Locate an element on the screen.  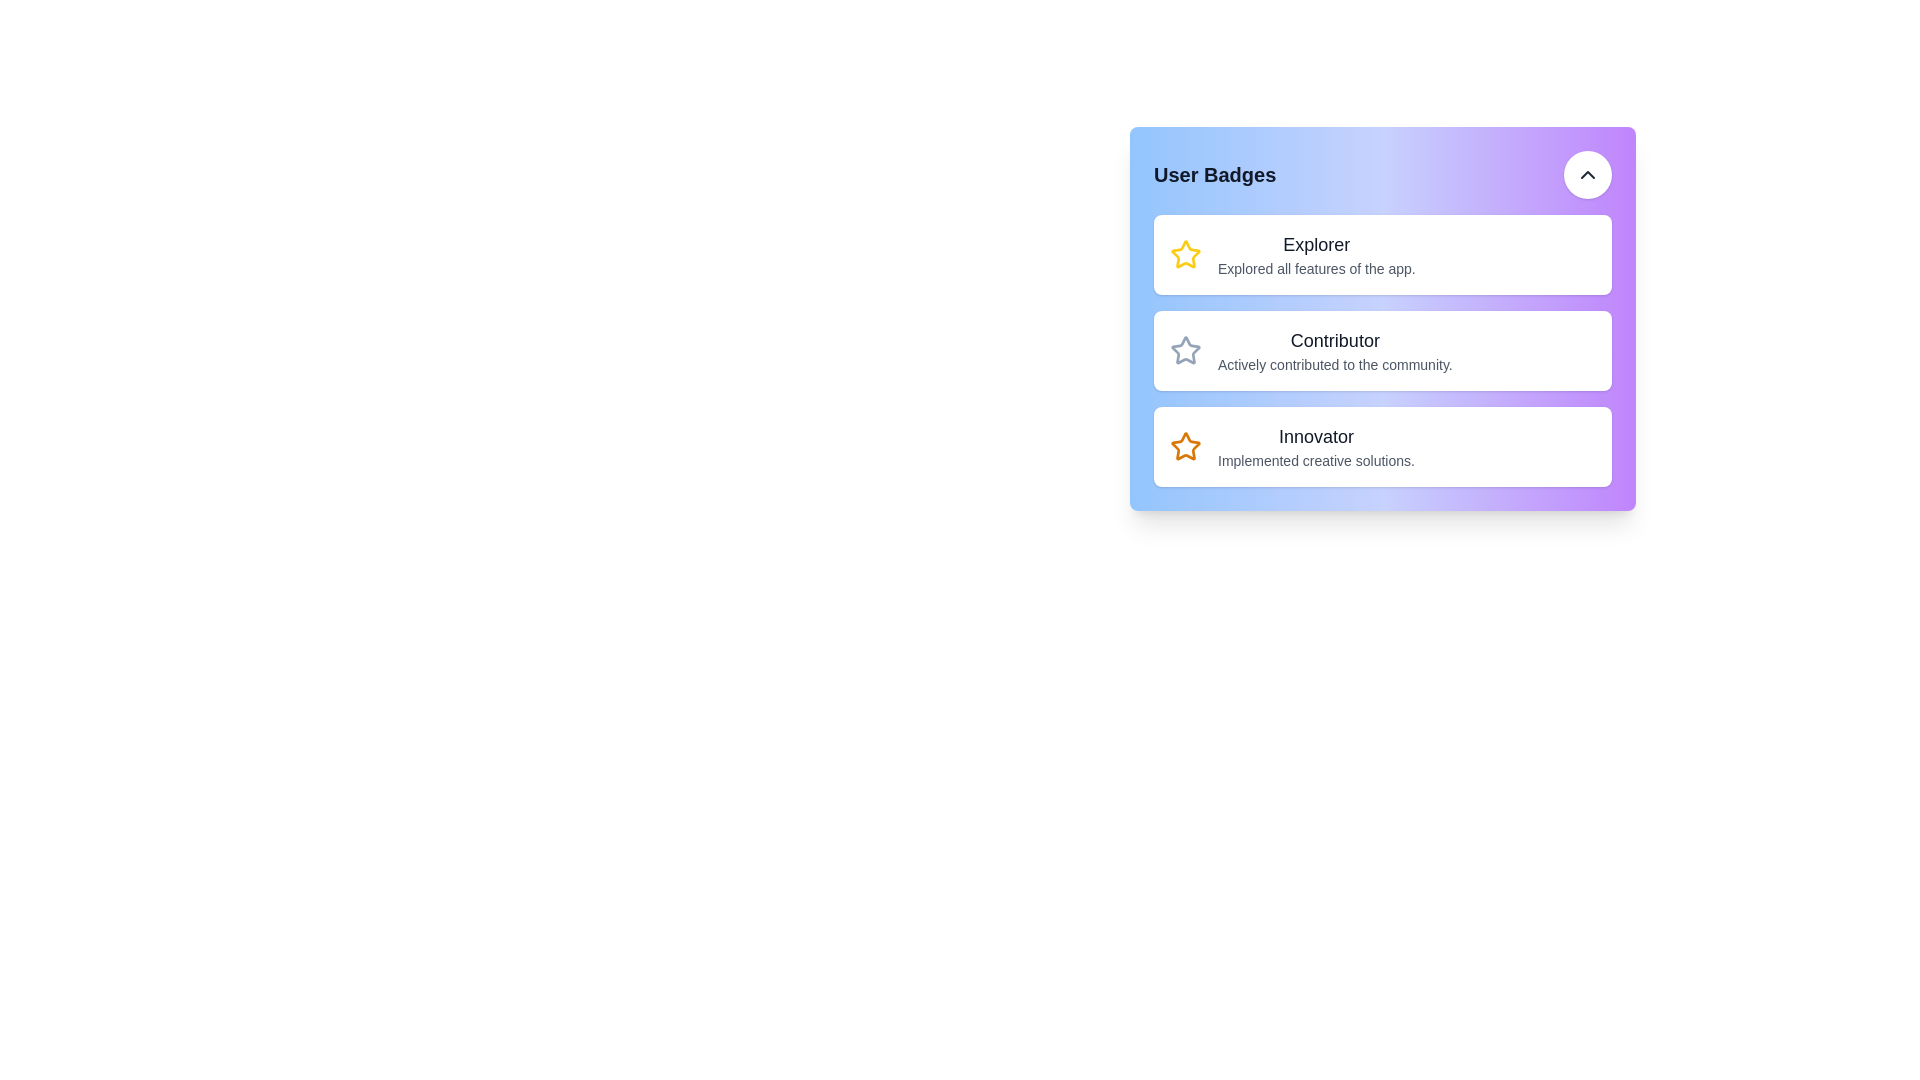
the star icon with a yellow border located in the 'Explorer' badge section of the user badge panel, which is the leftmost element aligned with the 'Explorer' title and subtitle is located at coordinates (1185, 253).